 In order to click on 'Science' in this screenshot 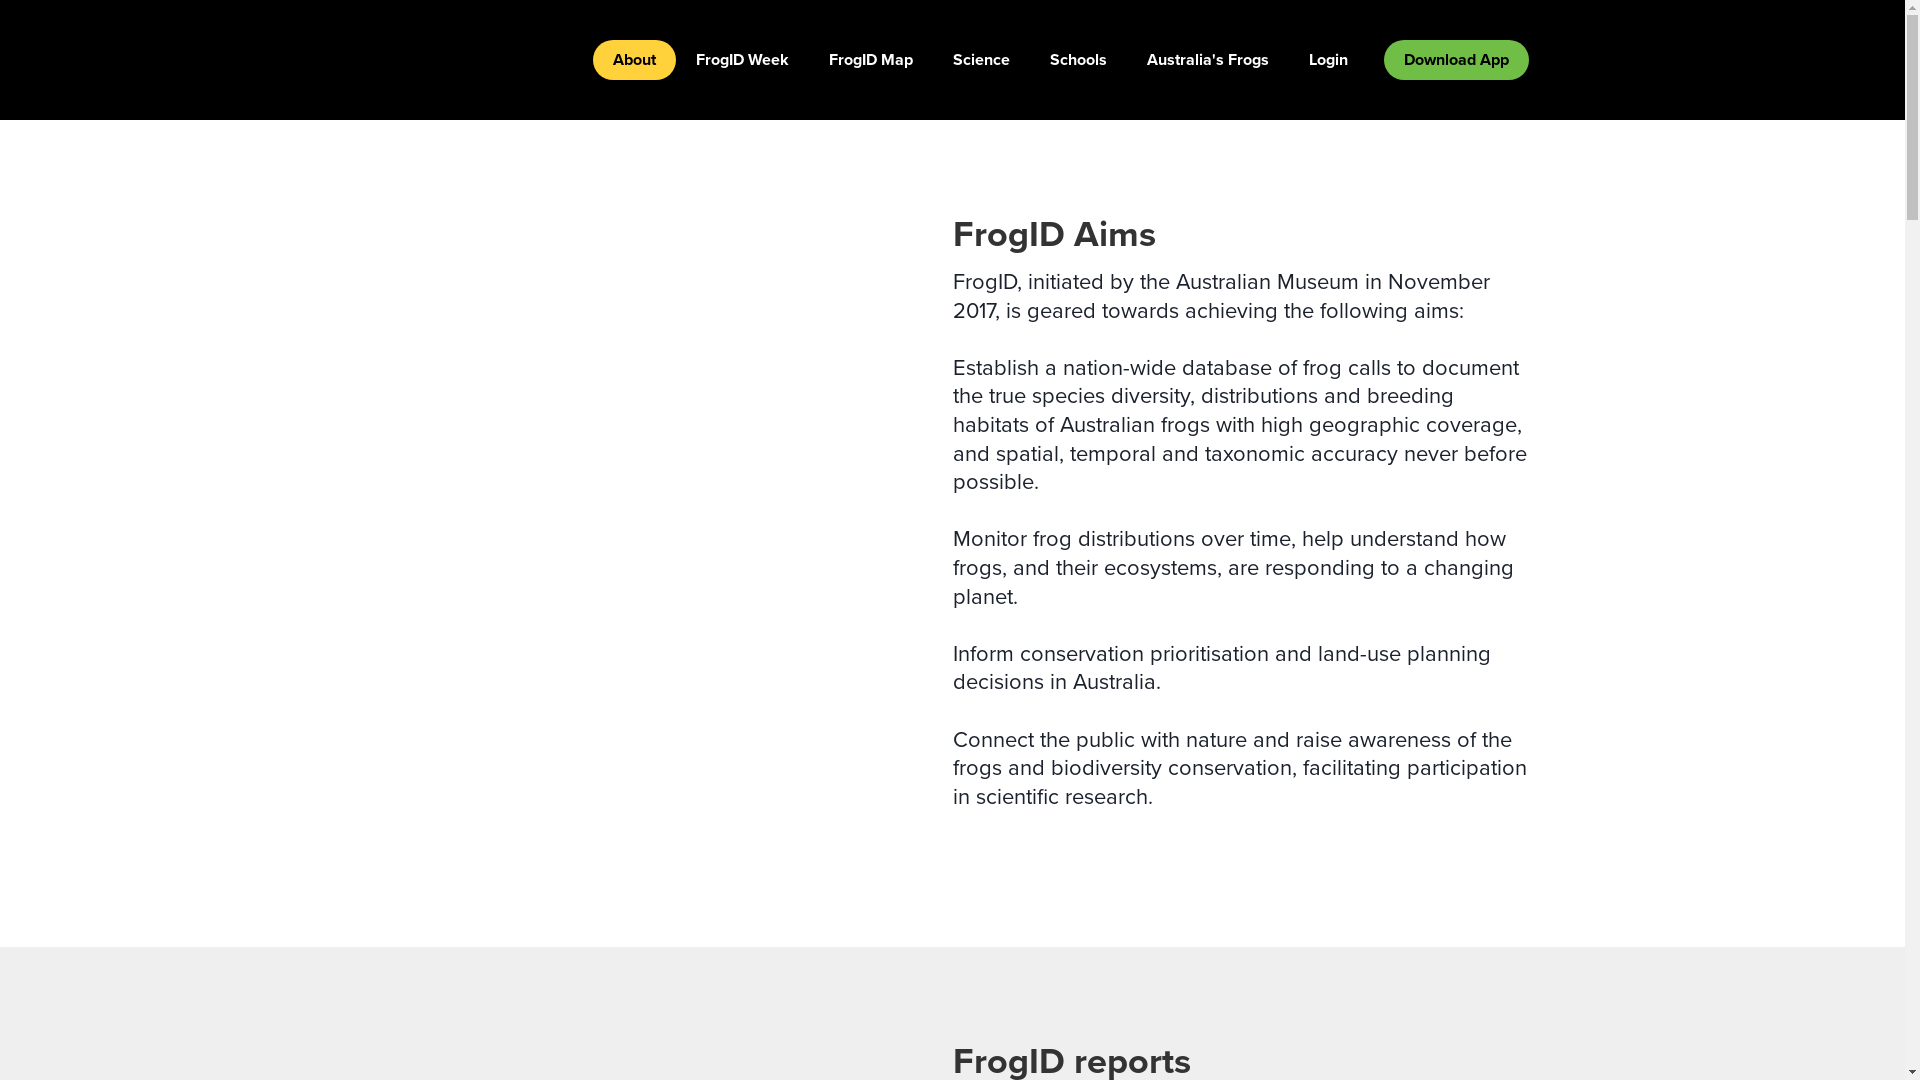, I will do `click(980, 57)`.